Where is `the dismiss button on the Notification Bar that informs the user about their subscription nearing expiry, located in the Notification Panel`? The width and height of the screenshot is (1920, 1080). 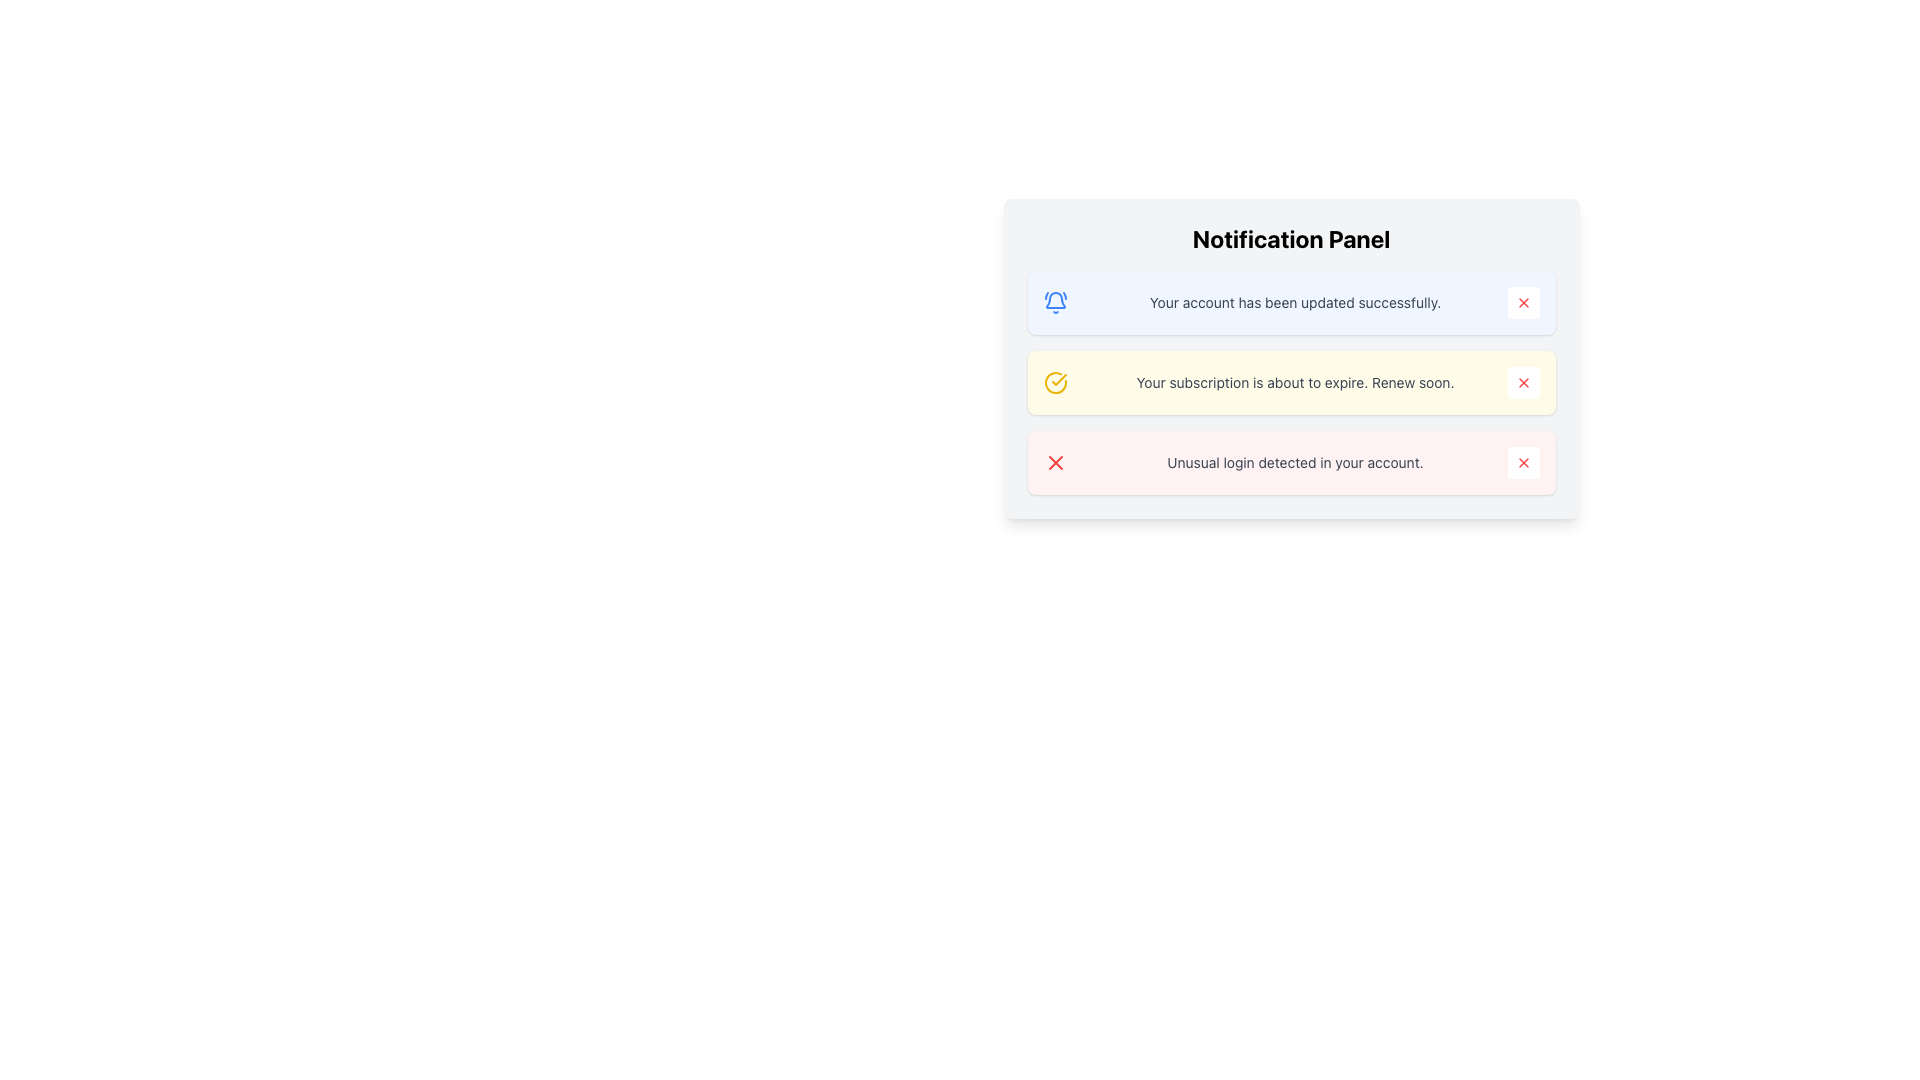 the dismiss button on the Notification Bar that informs the user about their subscription nearing expiry, located in the Notification Panel is located at coordinates (1291, 382).